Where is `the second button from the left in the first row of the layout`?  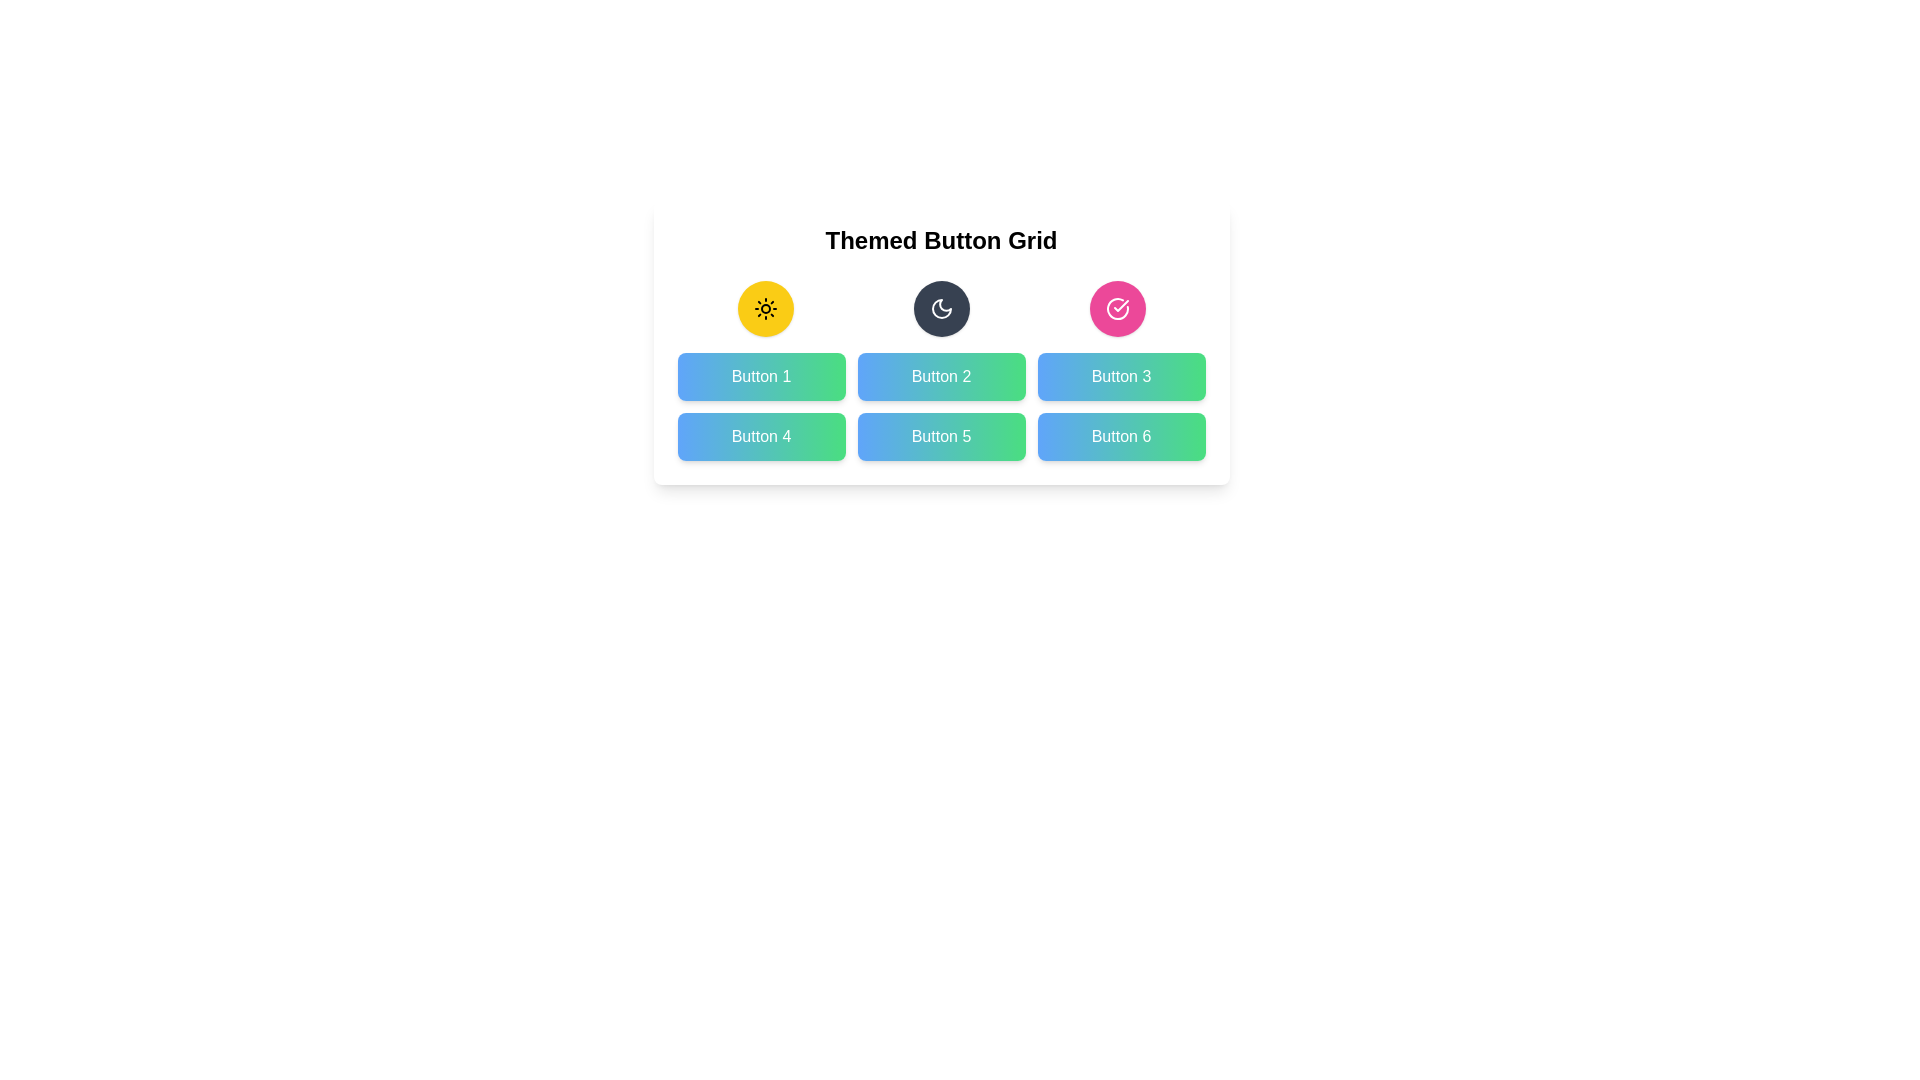 the second button from the left in the first row of the layout is located at coordinates (940, 308).